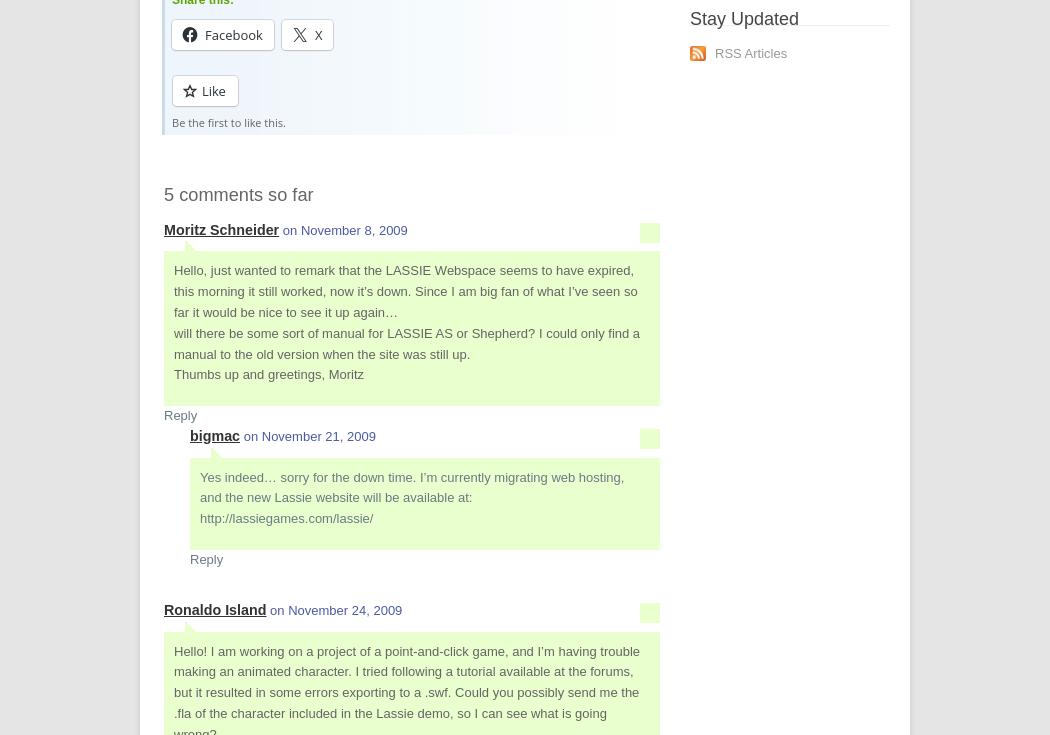 The height and width of the screenshot is (735, 1050). I want to click on 'http://lassiegames.com/lassie/', so click(285, 518).